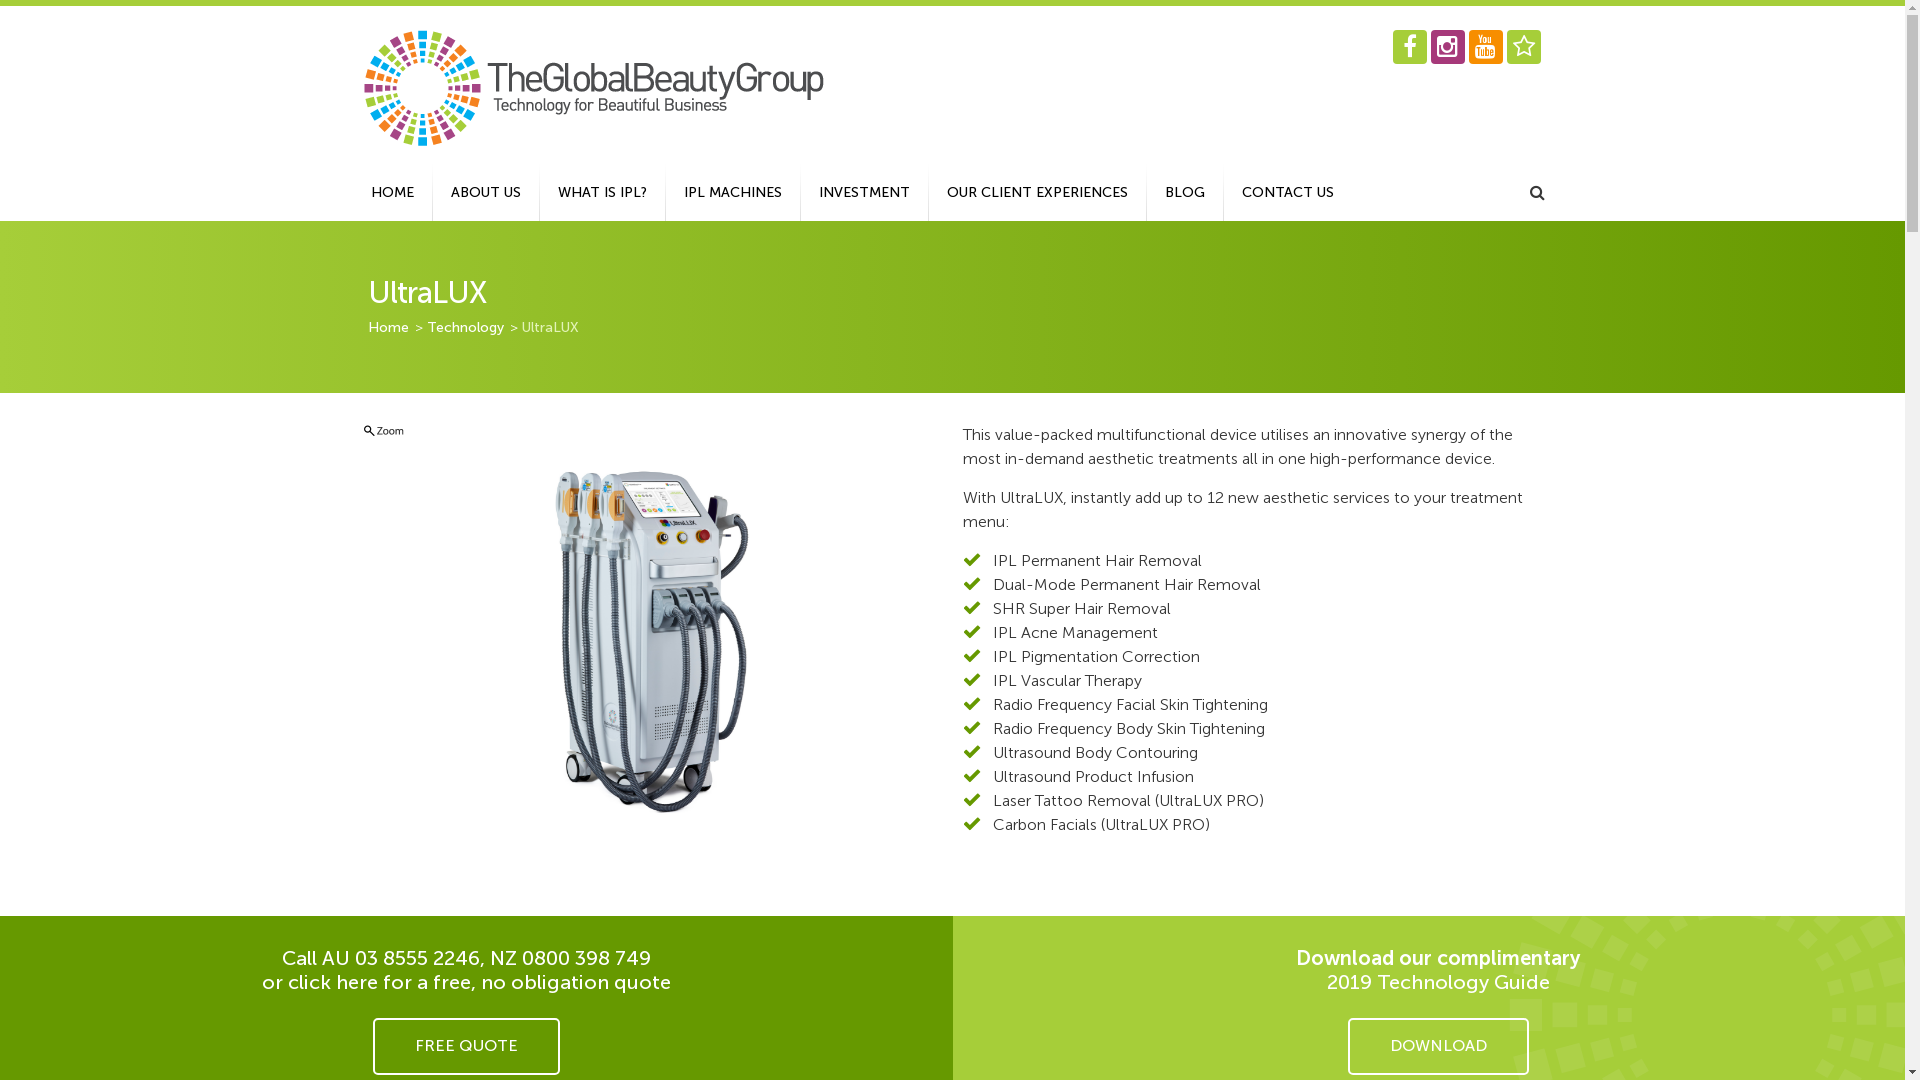 This screenshot has width=1920, height=1080. What do you see at coordinates (389, 326) in the screenshot?
I see `'Home'` at bounding box center [389, 326].